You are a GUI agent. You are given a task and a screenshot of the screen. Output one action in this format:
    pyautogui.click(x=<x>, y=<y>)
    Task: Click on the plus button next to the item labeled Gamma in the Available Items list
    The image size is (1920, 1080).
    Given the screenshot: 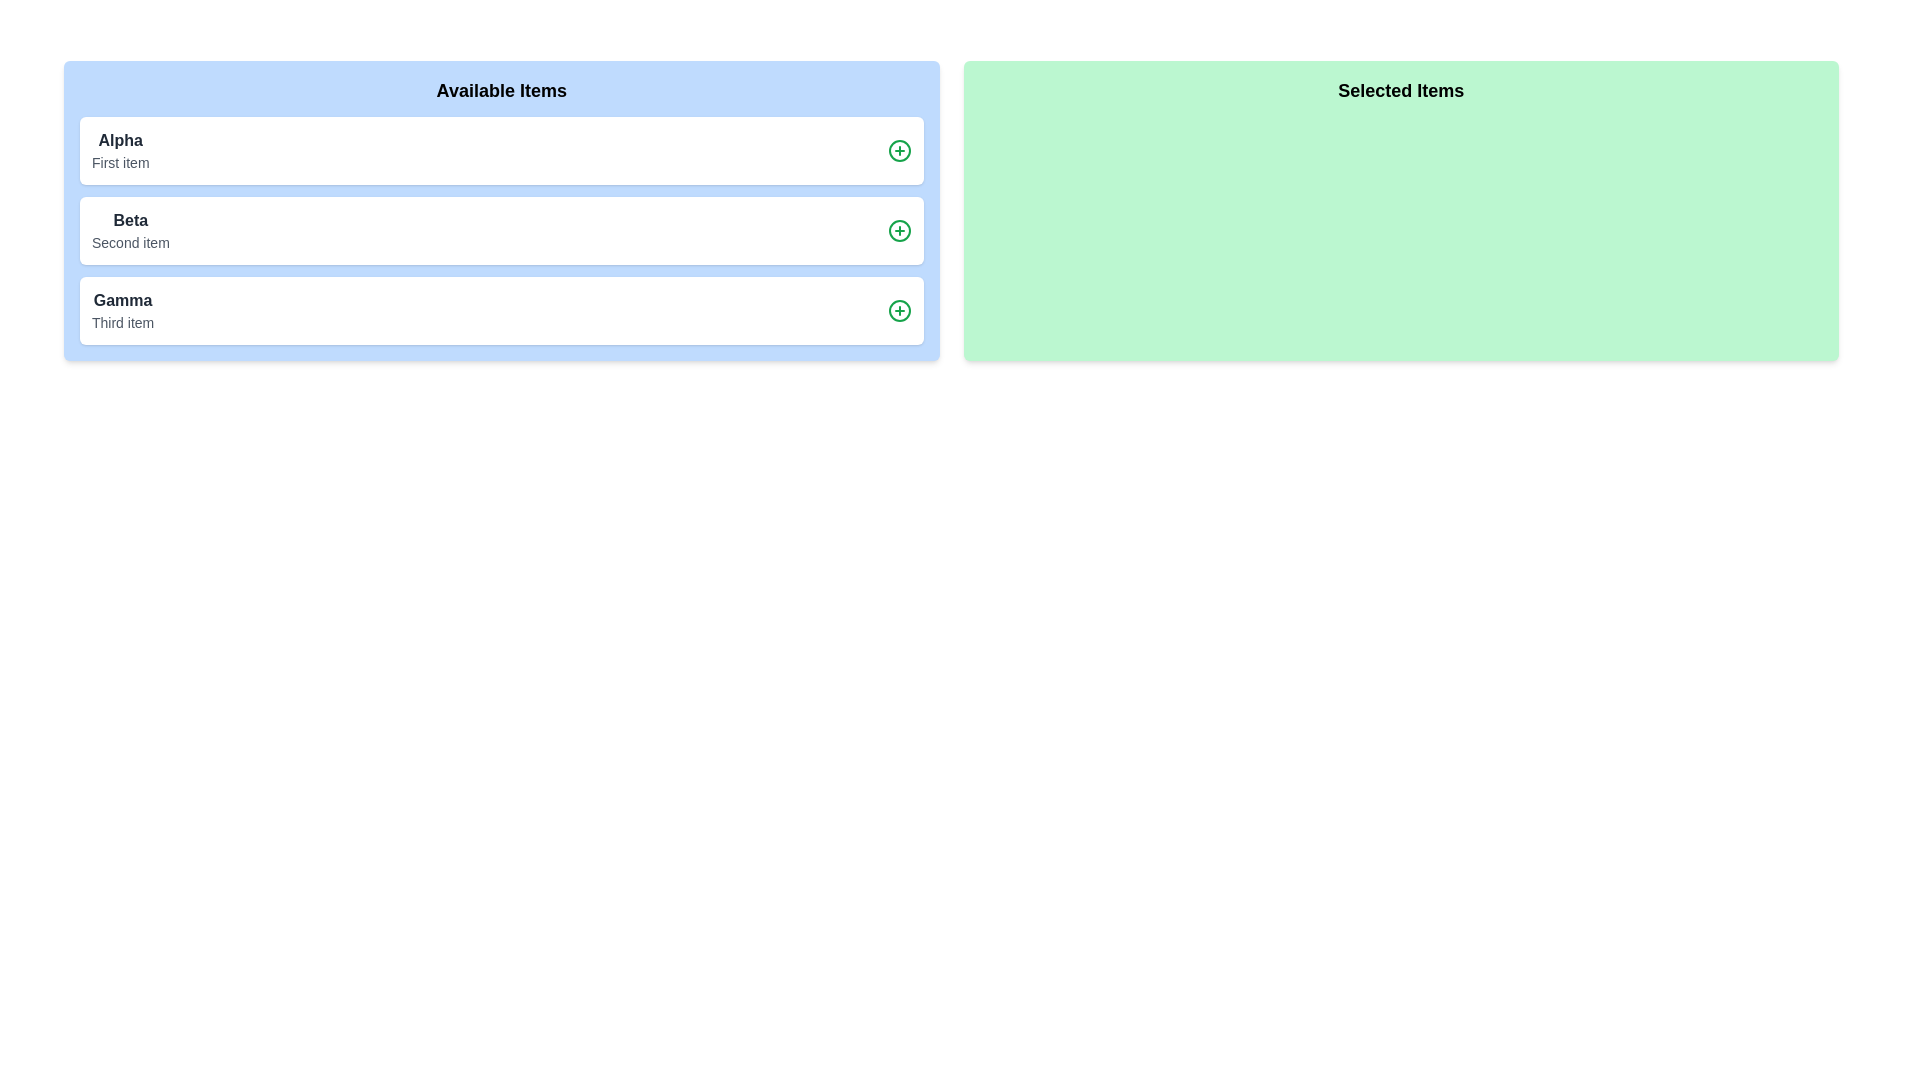 What is the action you would take?
    pyautogui.click(x=898, y=311)
    